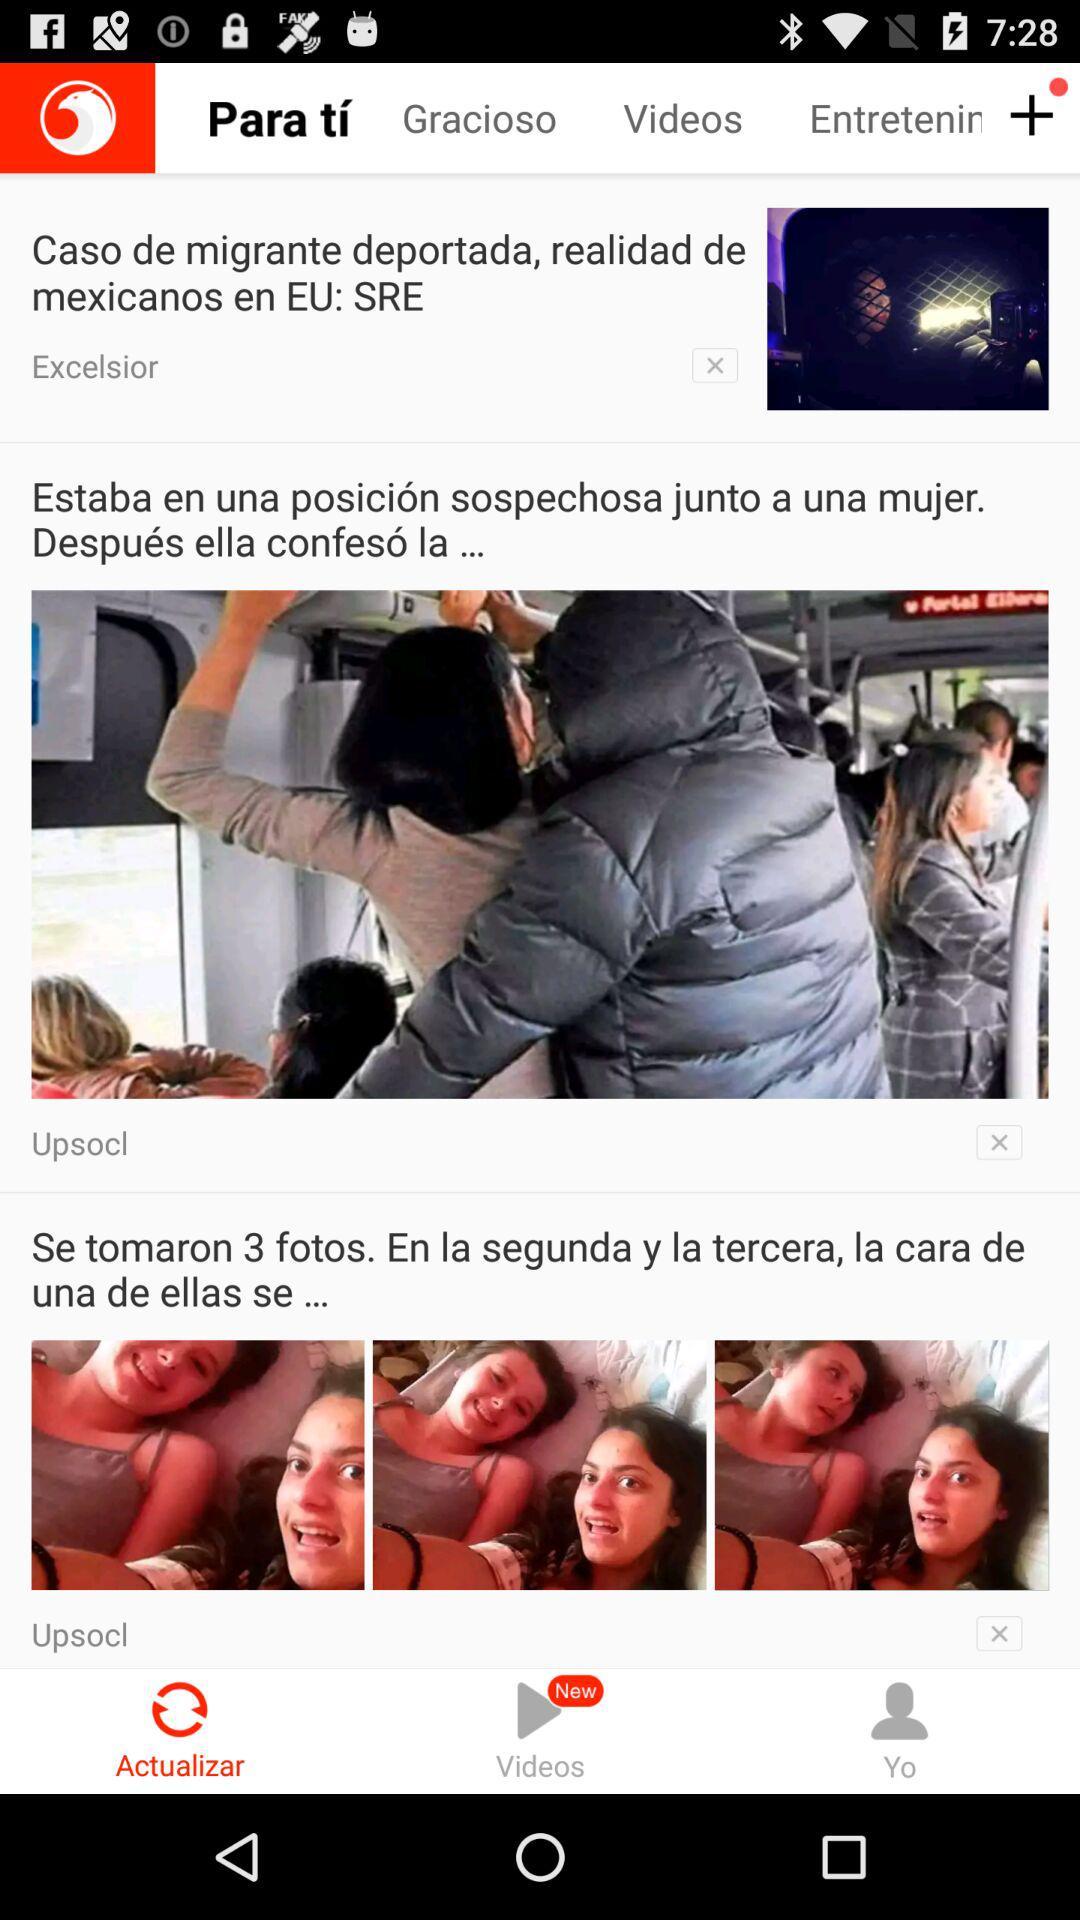 This screenshot has width=1080, height=1920. I want to click on return to homepage, so click(76, 117).